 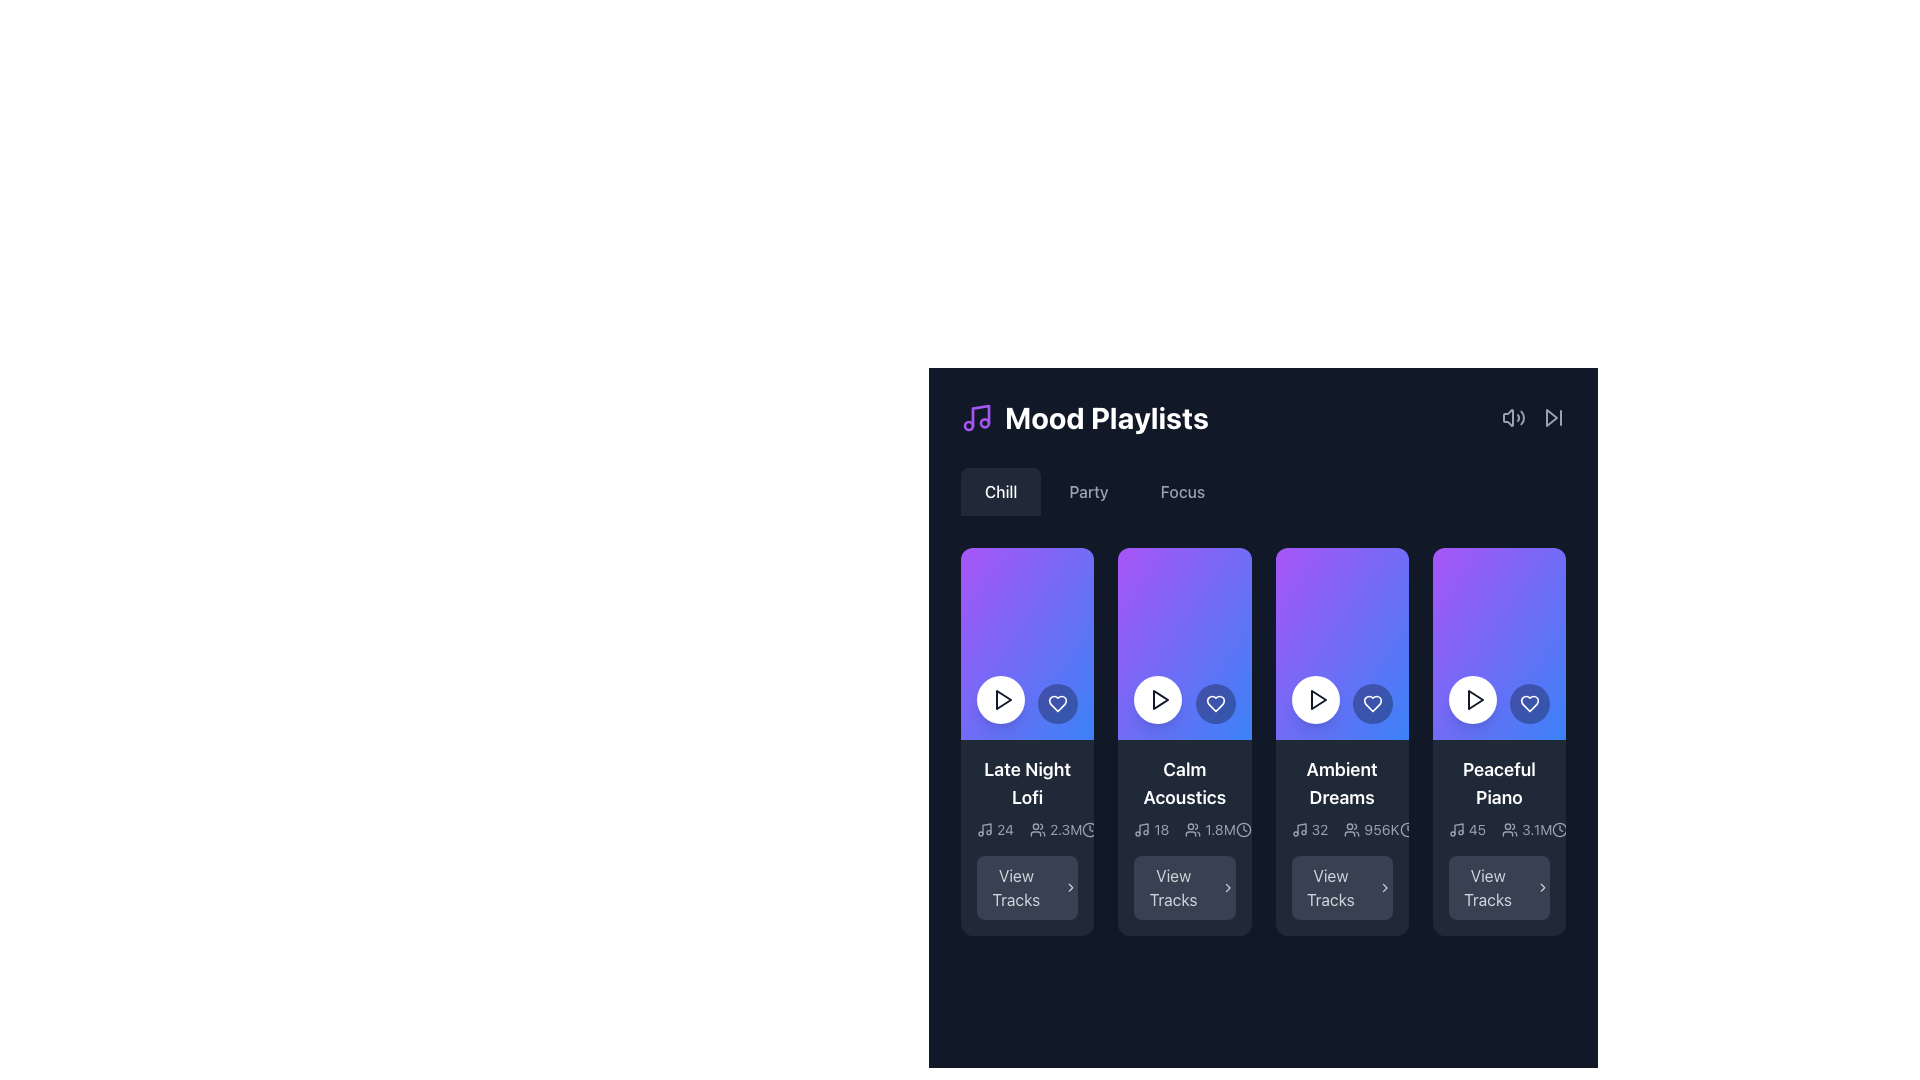 I want to click on the decorative vector graphic circle within the clock icon at the bottom-right of the 'Ambient Dreams' playlist card, so click(x=1406, y=829).